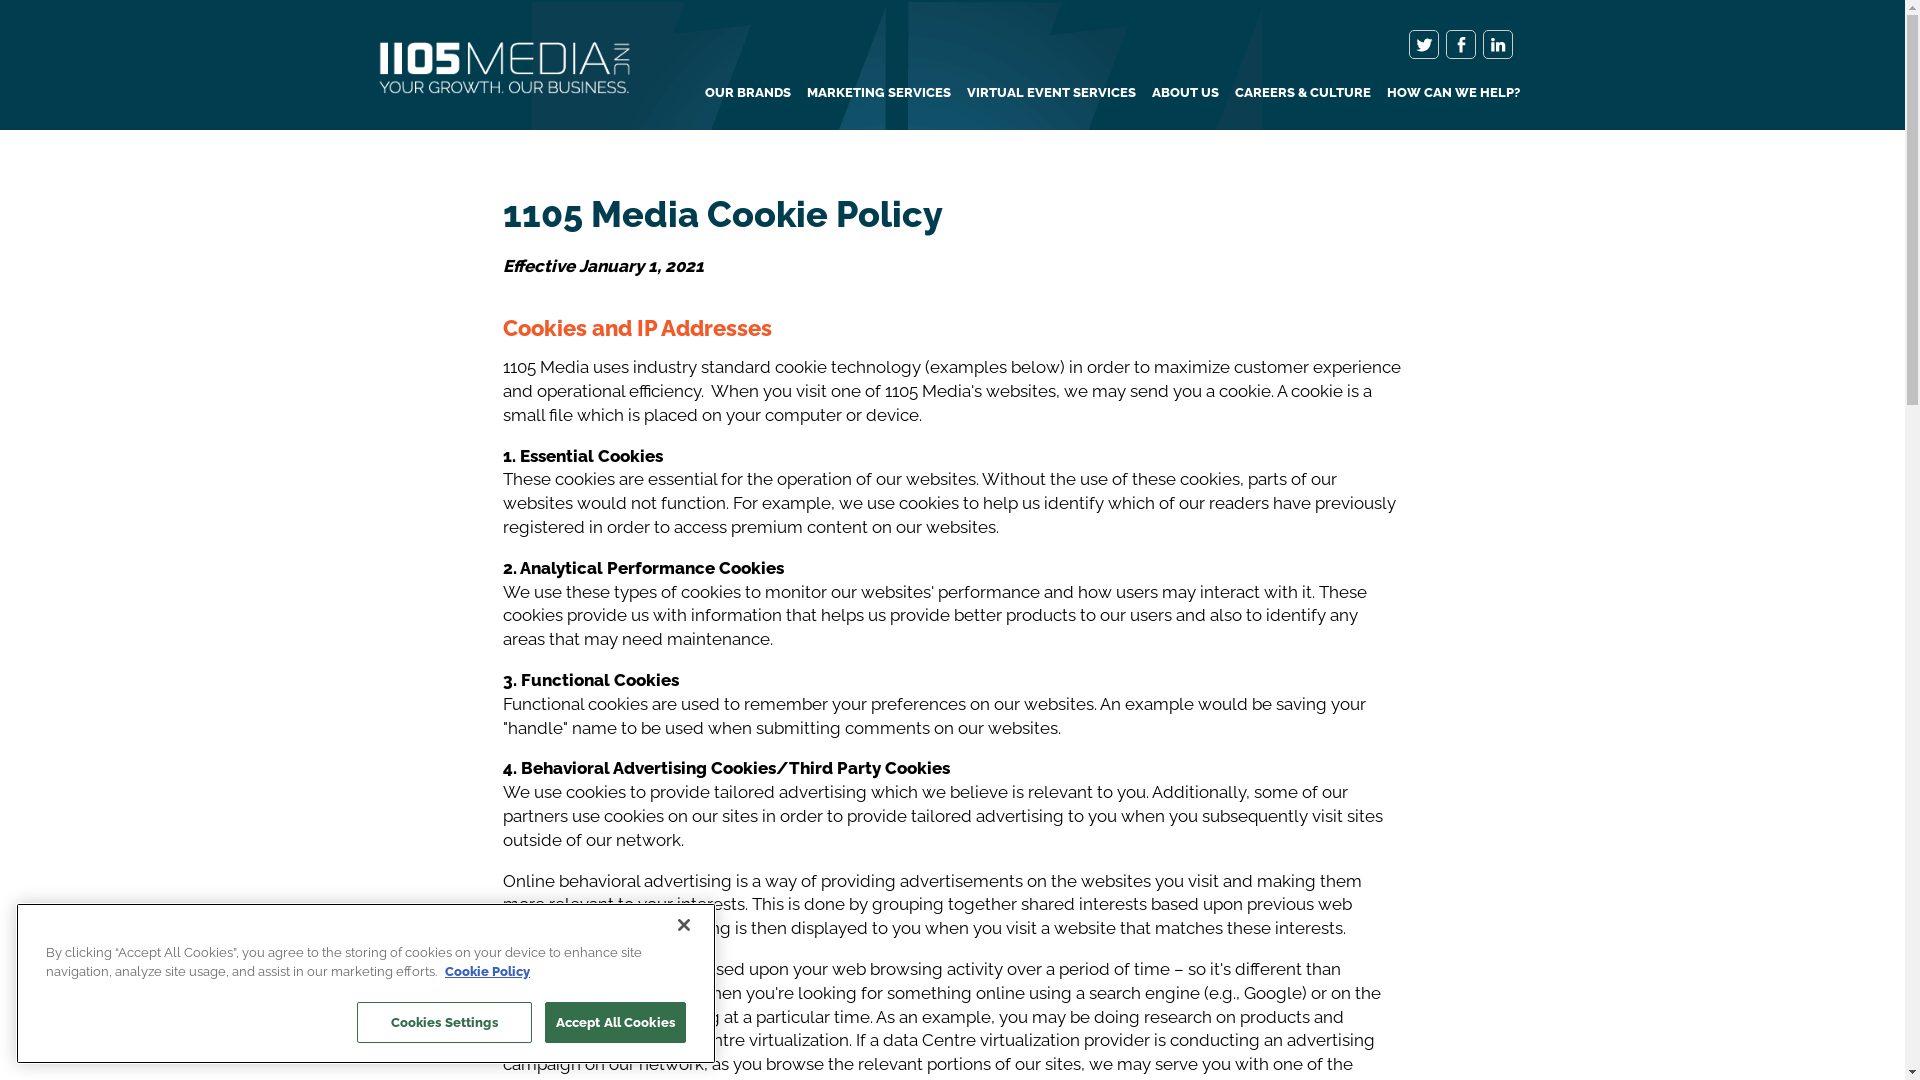 This screenshot has width=1920, height=1080. What do you see at coordinates (1049, 92) in the screenshot?
I see `'VIRTUAL EVENT SERVICES'` at bounding box center [1049, 92].